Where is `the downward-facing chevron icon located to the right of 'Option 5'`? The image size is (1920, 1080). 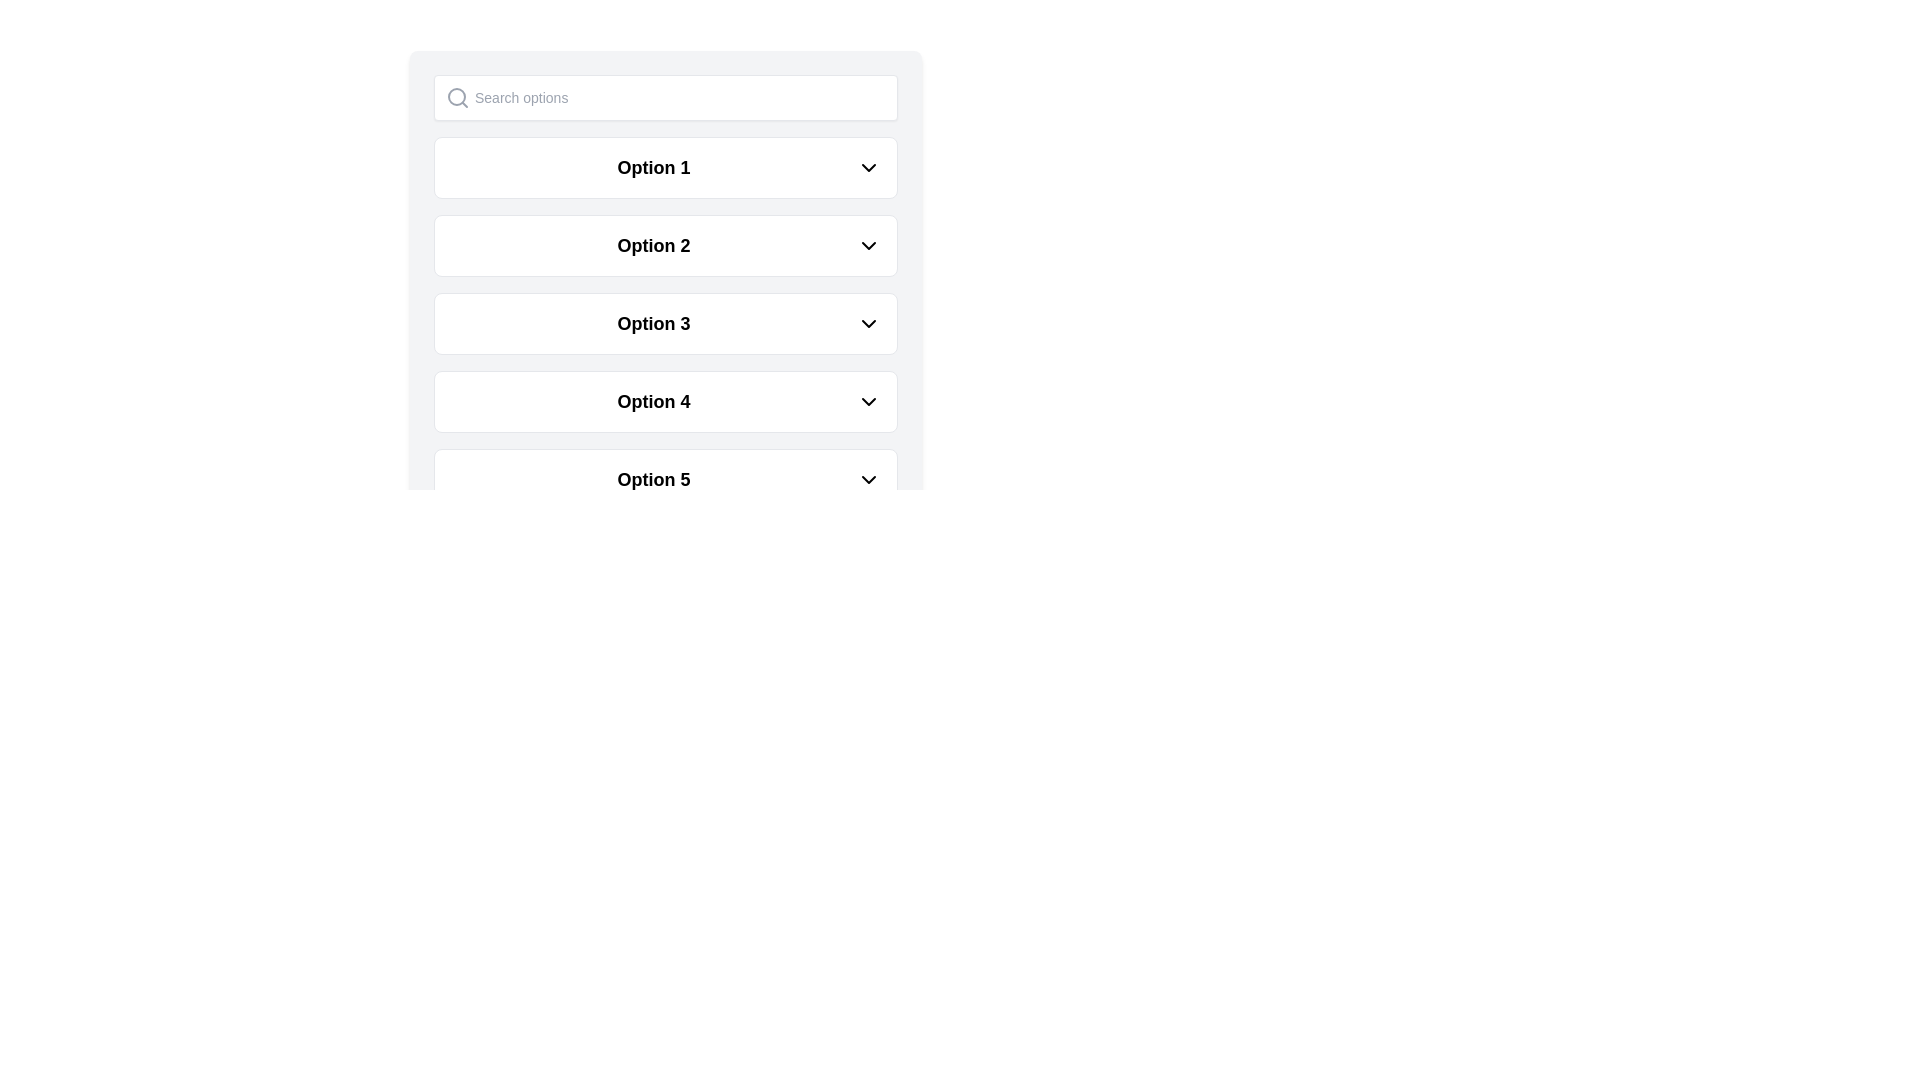 the downward-facing chevron icon located to the right of 'Option 5' is located at coordinates (868, 479).